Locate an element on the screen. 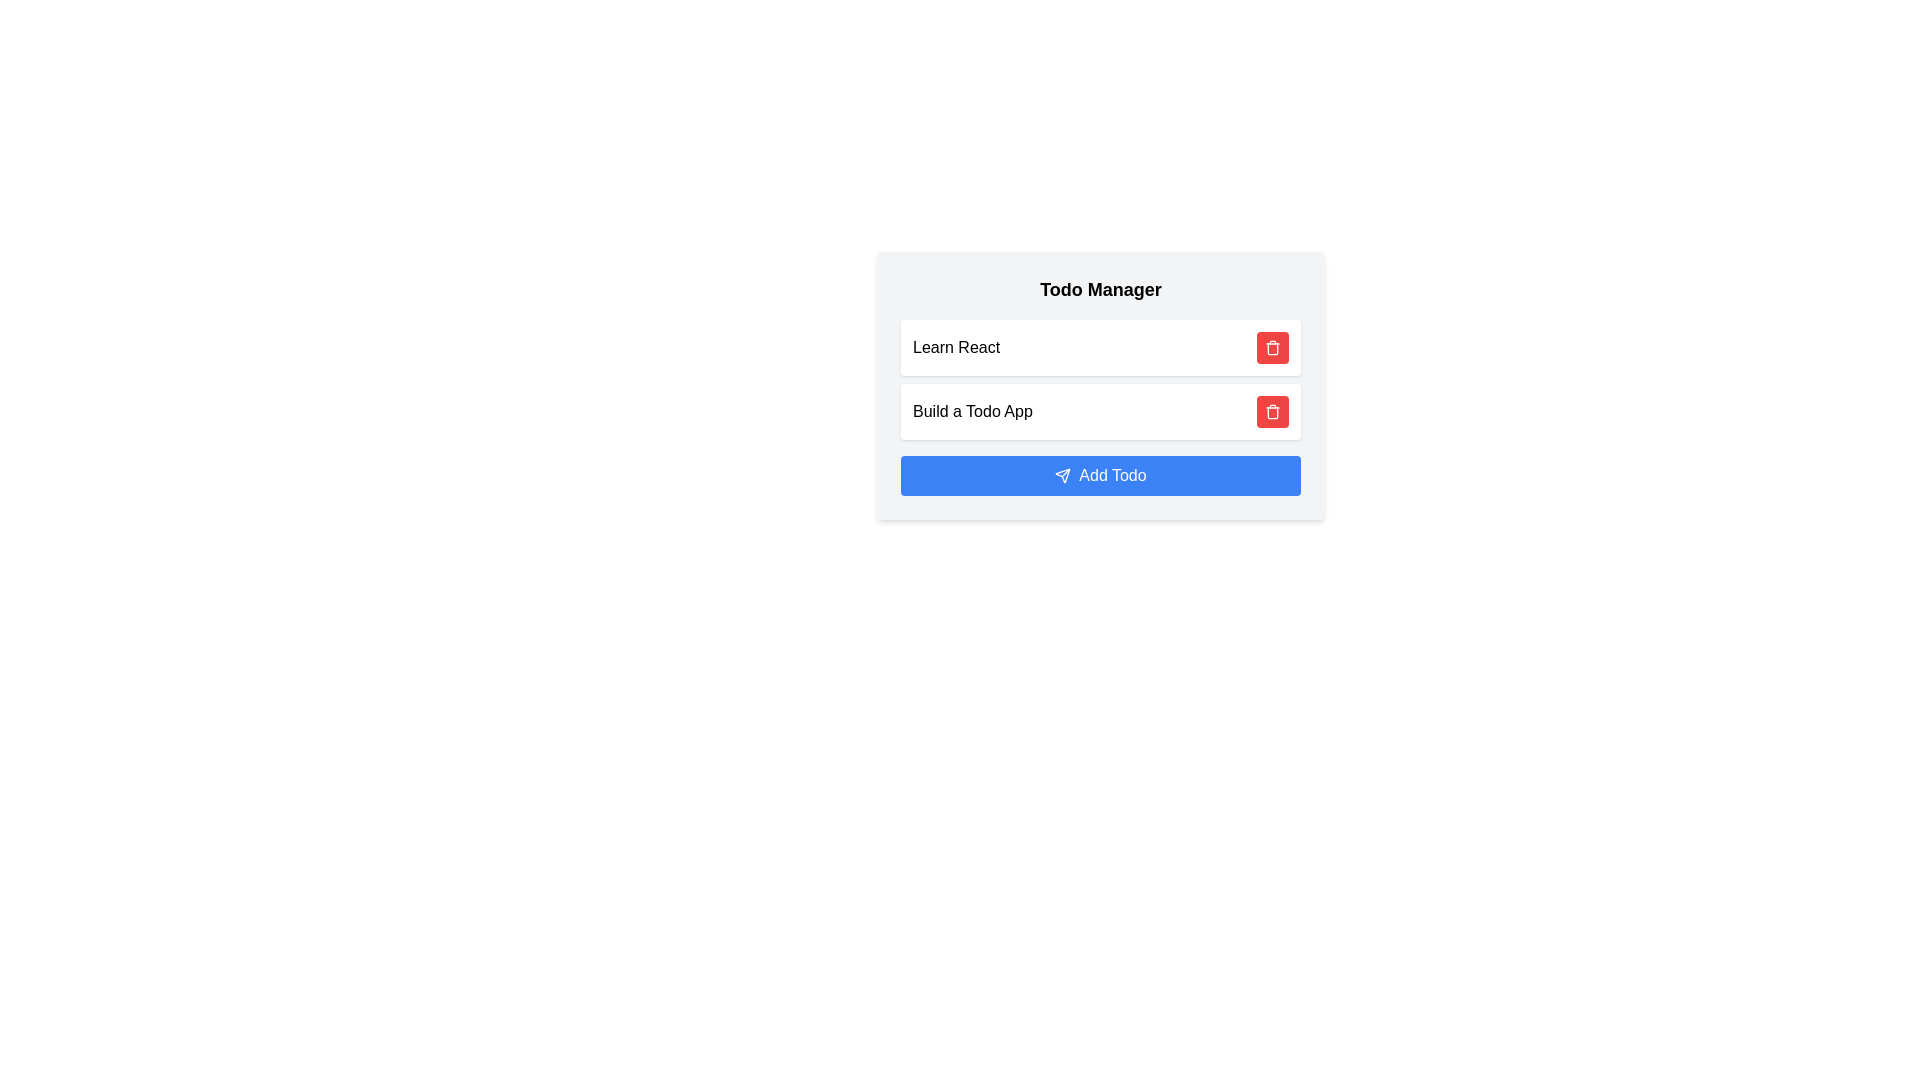 Image resolution: width=1920 pixels, height=1080 pixels. the paper airplane icon located in the center-left part of the 'Add Todo' button at the bottom of the 'Todo Manager' interface card is located at coordinates (1062, 475).